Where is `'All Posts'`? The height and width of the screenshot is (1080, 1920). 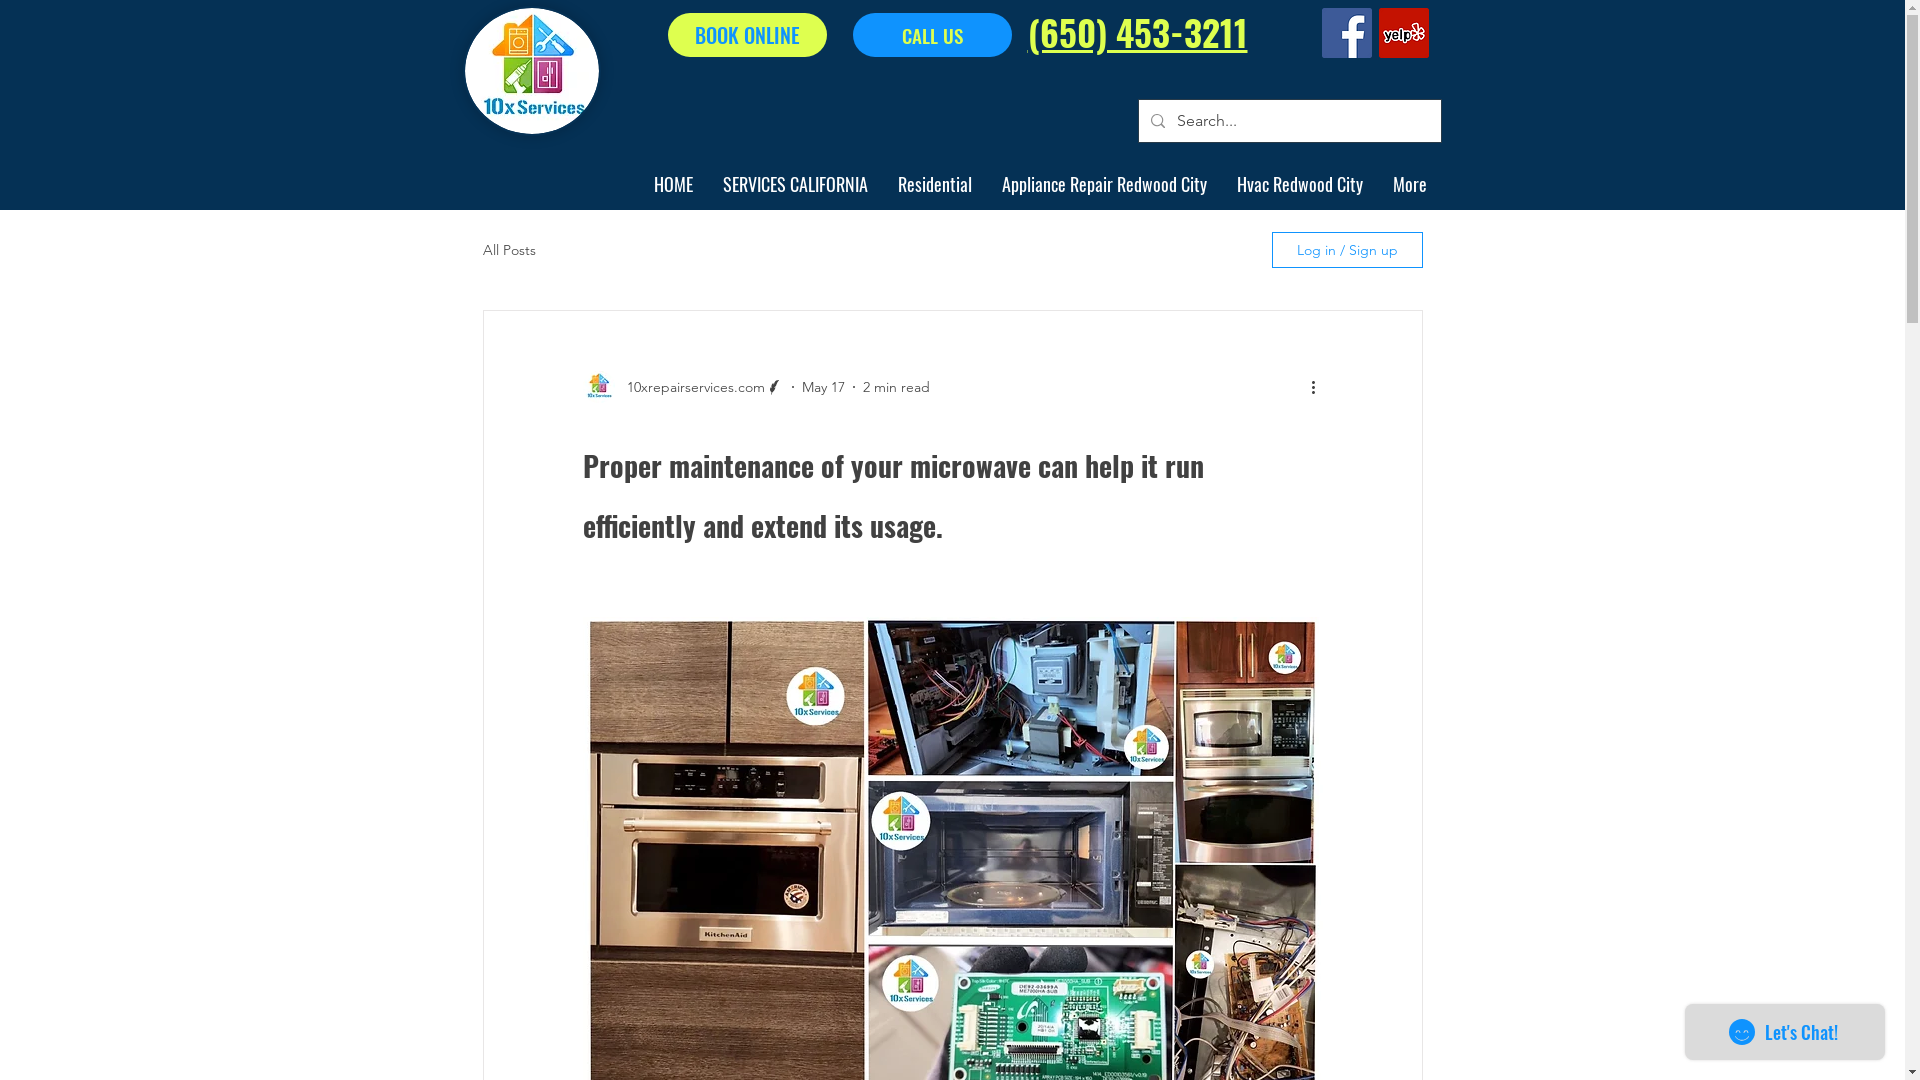 'All Posts' is located at coordinates (508, 249).